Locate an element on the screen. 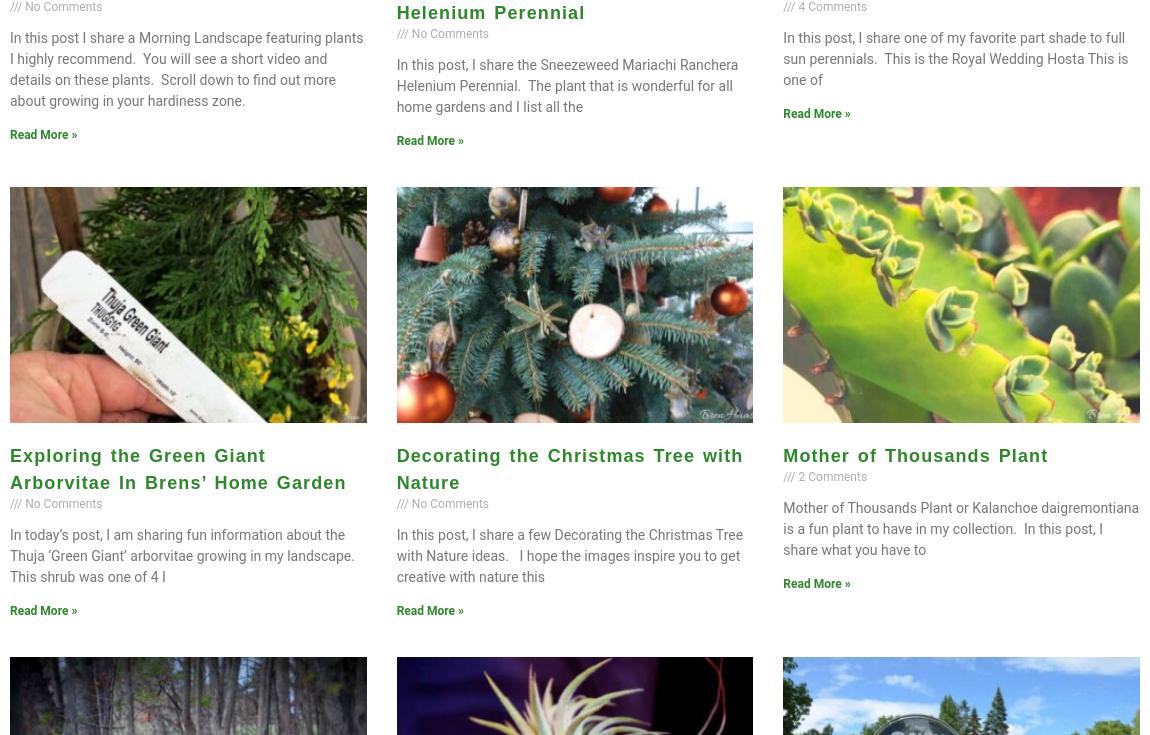 This screenshot has height=735, width=1150. 'Exploring the Green Giant Arborvitae In Brens’ Home Garden' is located at coordinates (177, 467).